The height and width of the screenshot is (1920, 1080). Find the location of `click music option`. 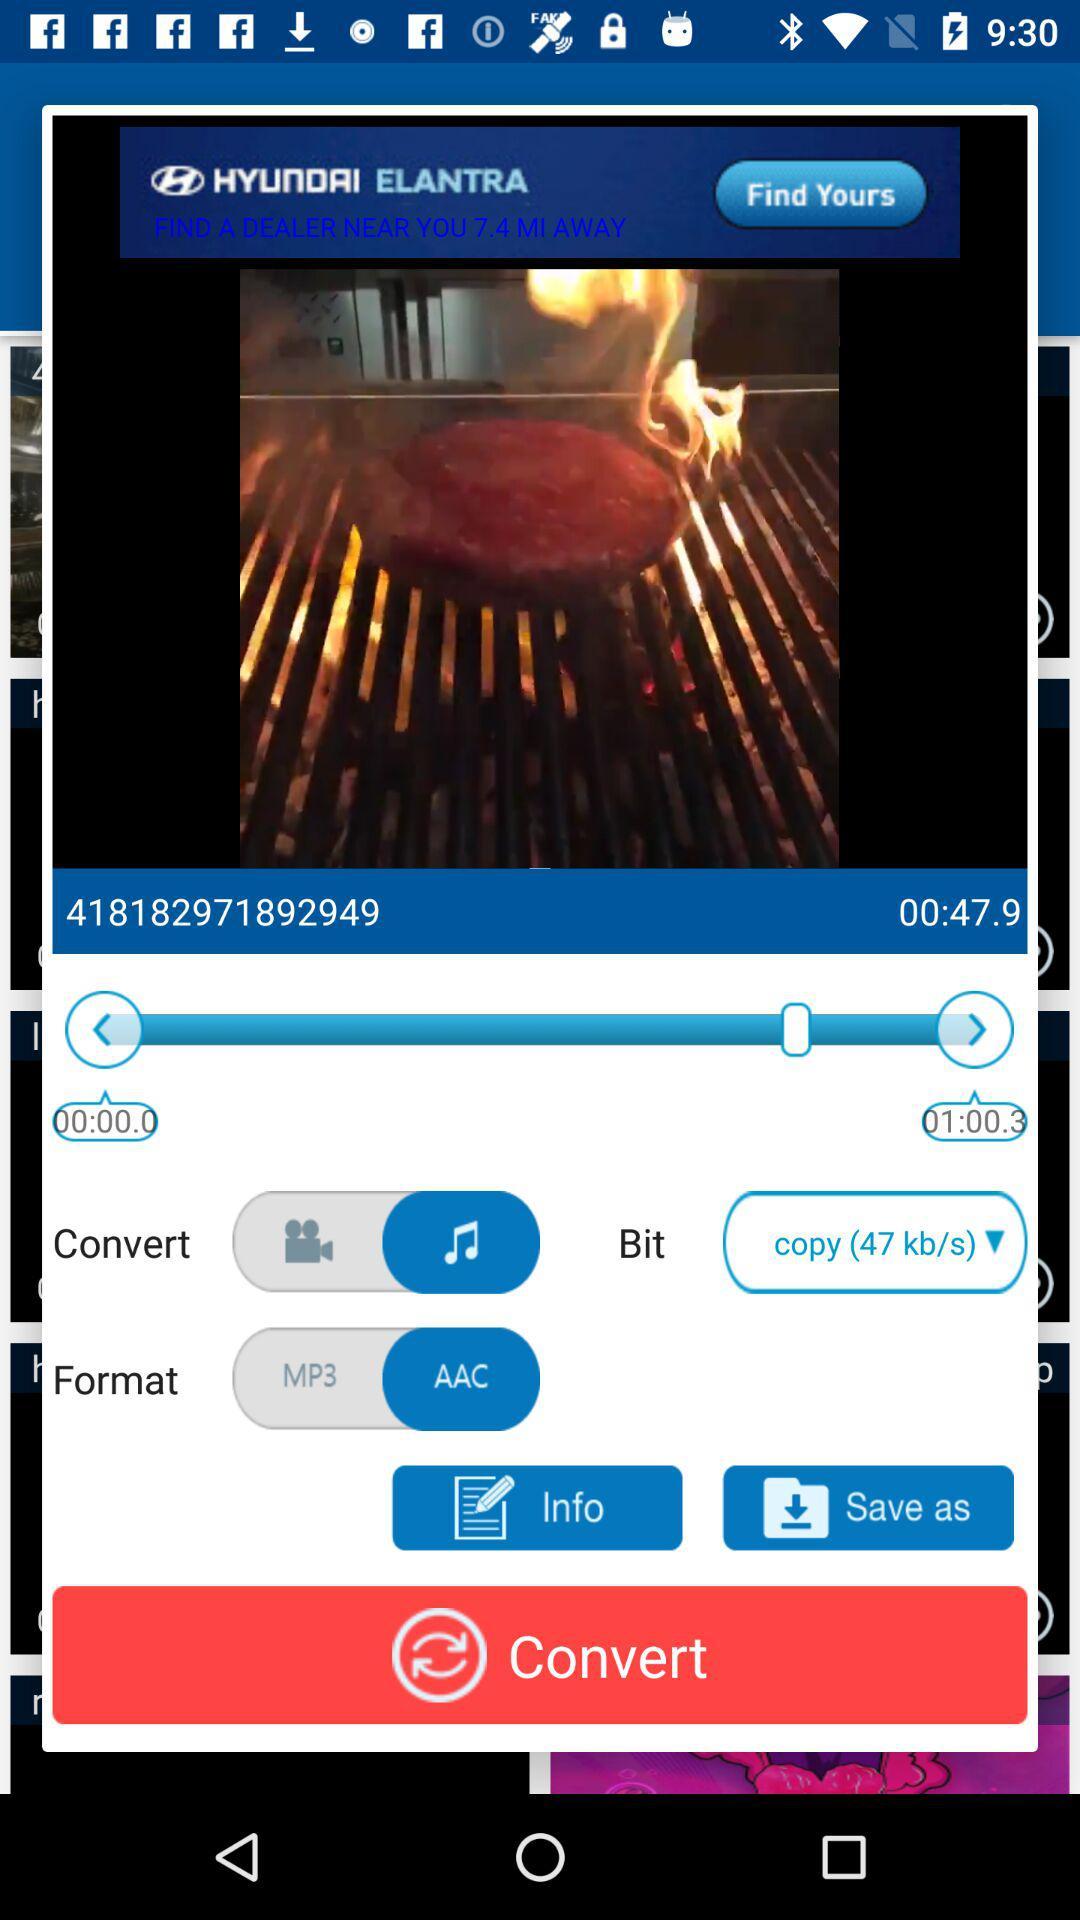

click music option is located at coordinates (461, 1241).